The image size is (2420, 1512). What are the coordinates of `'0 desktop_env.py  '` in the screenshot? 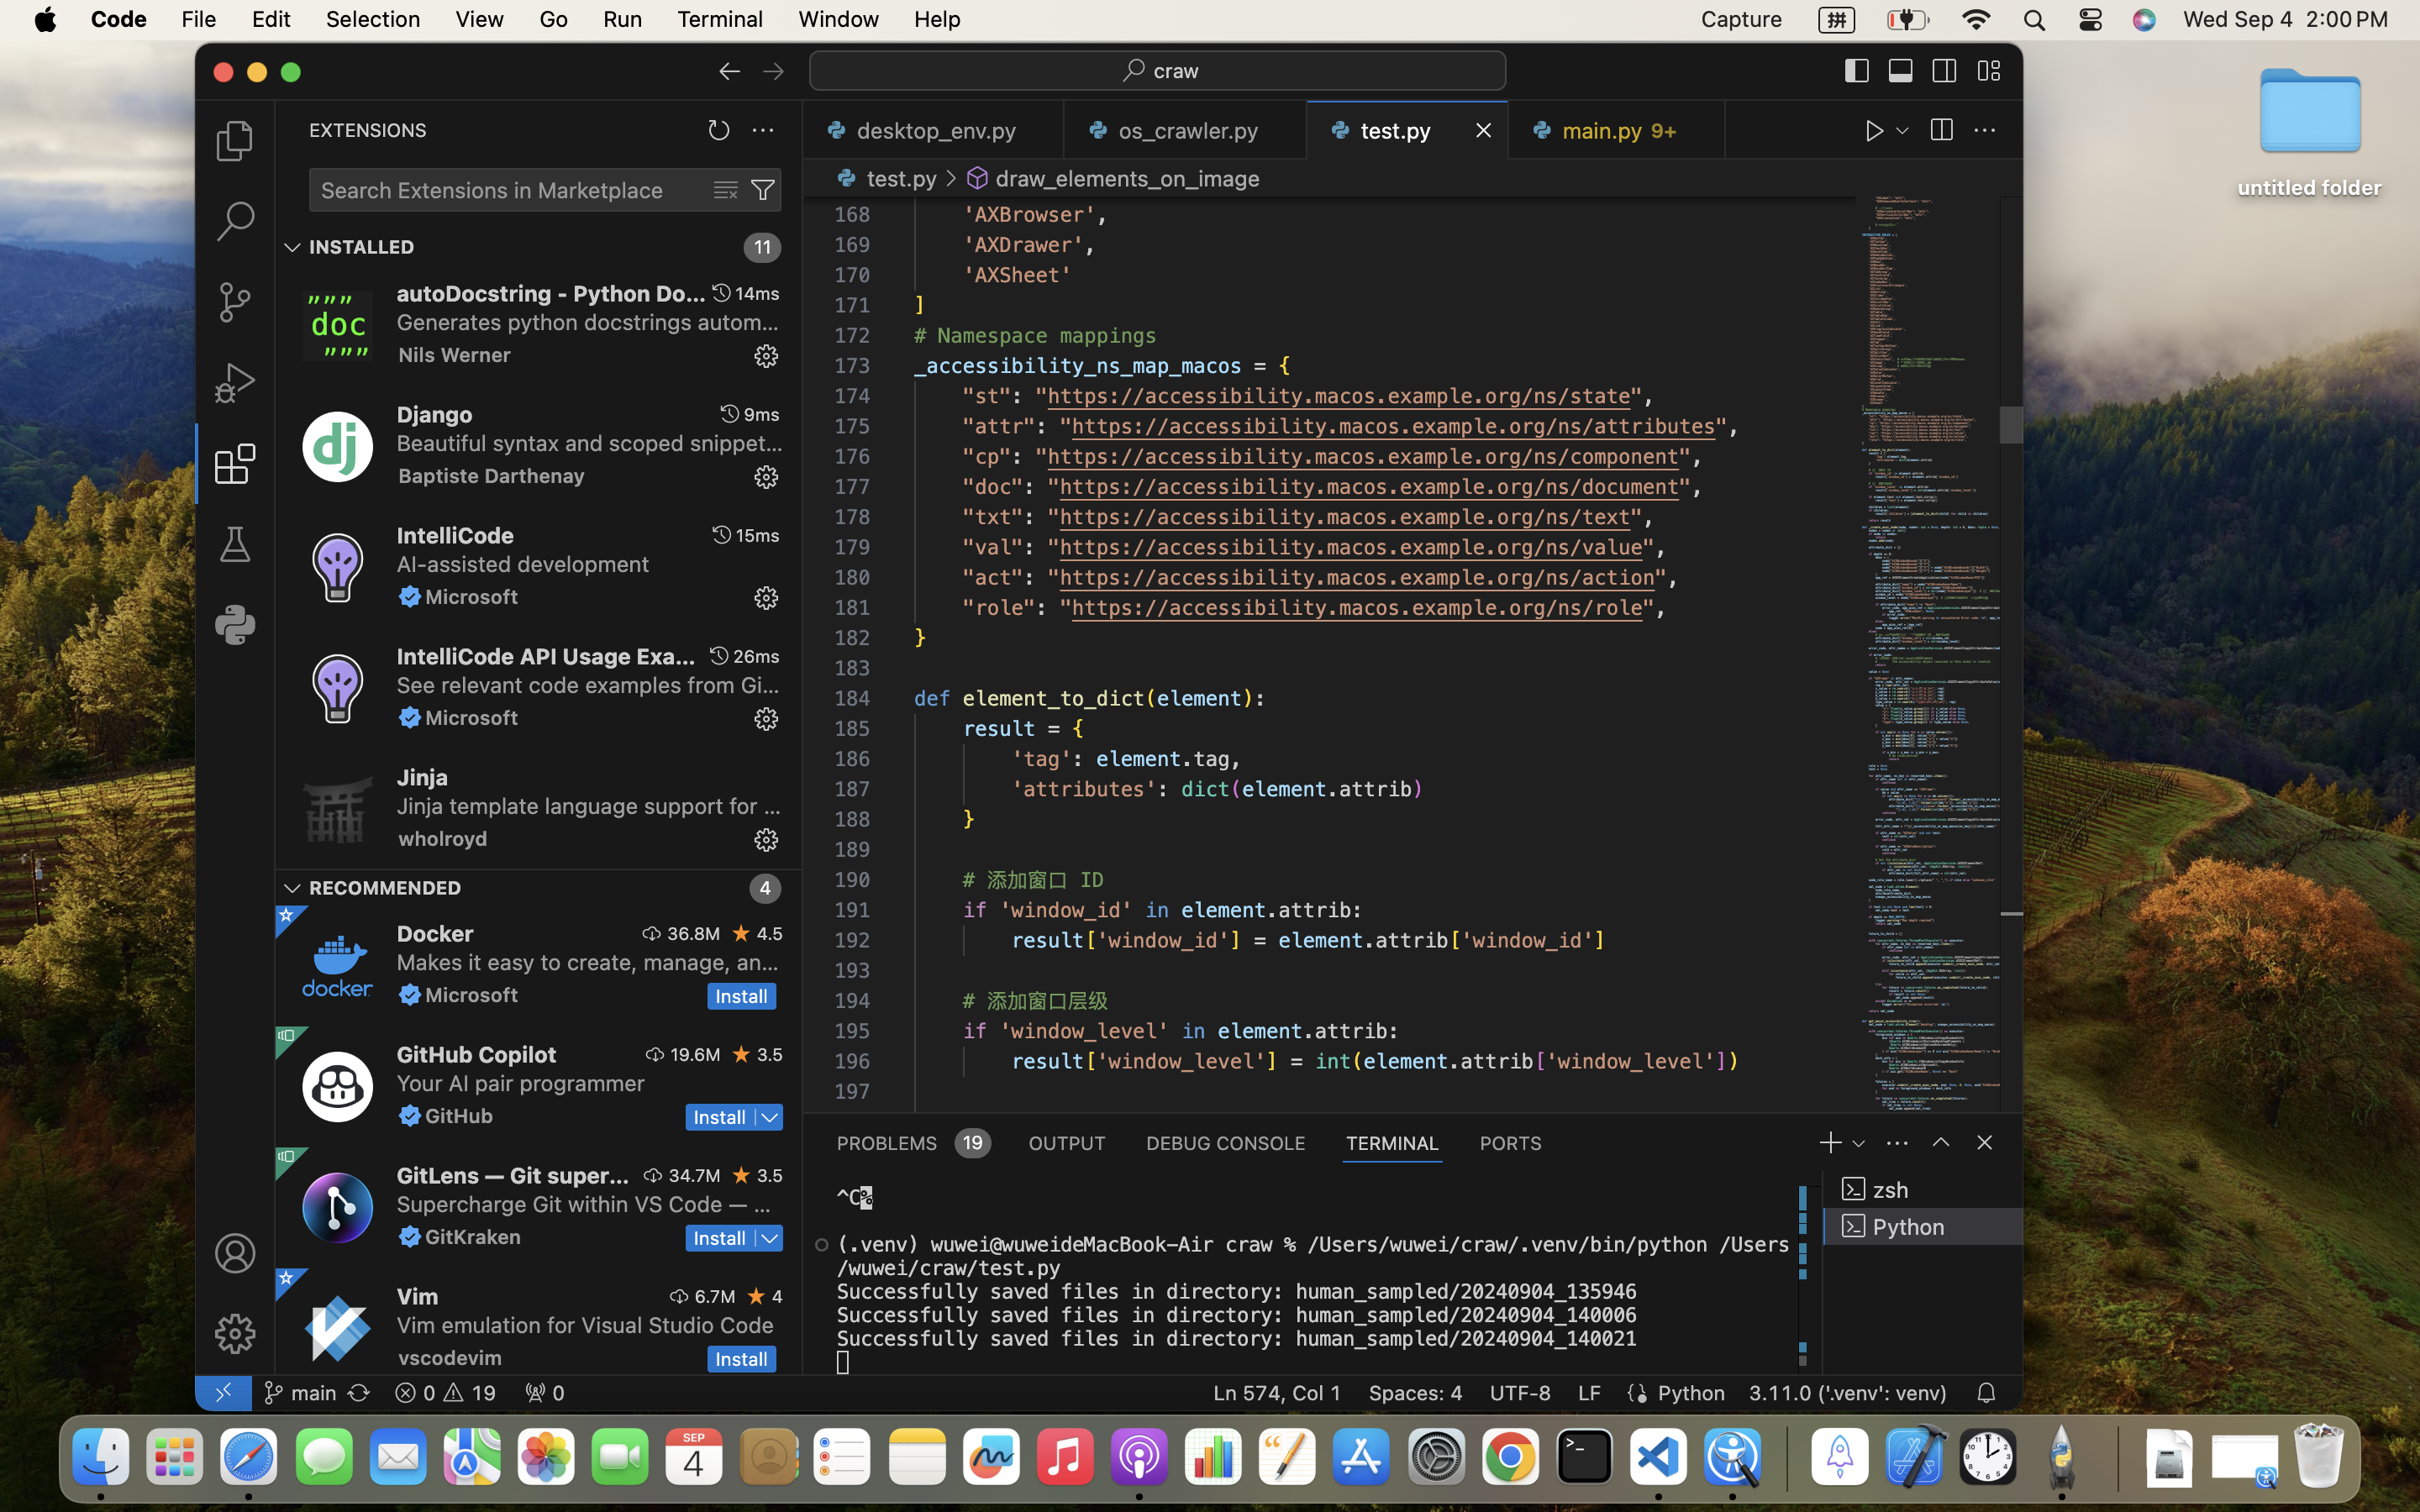 It's located at (934, 129).